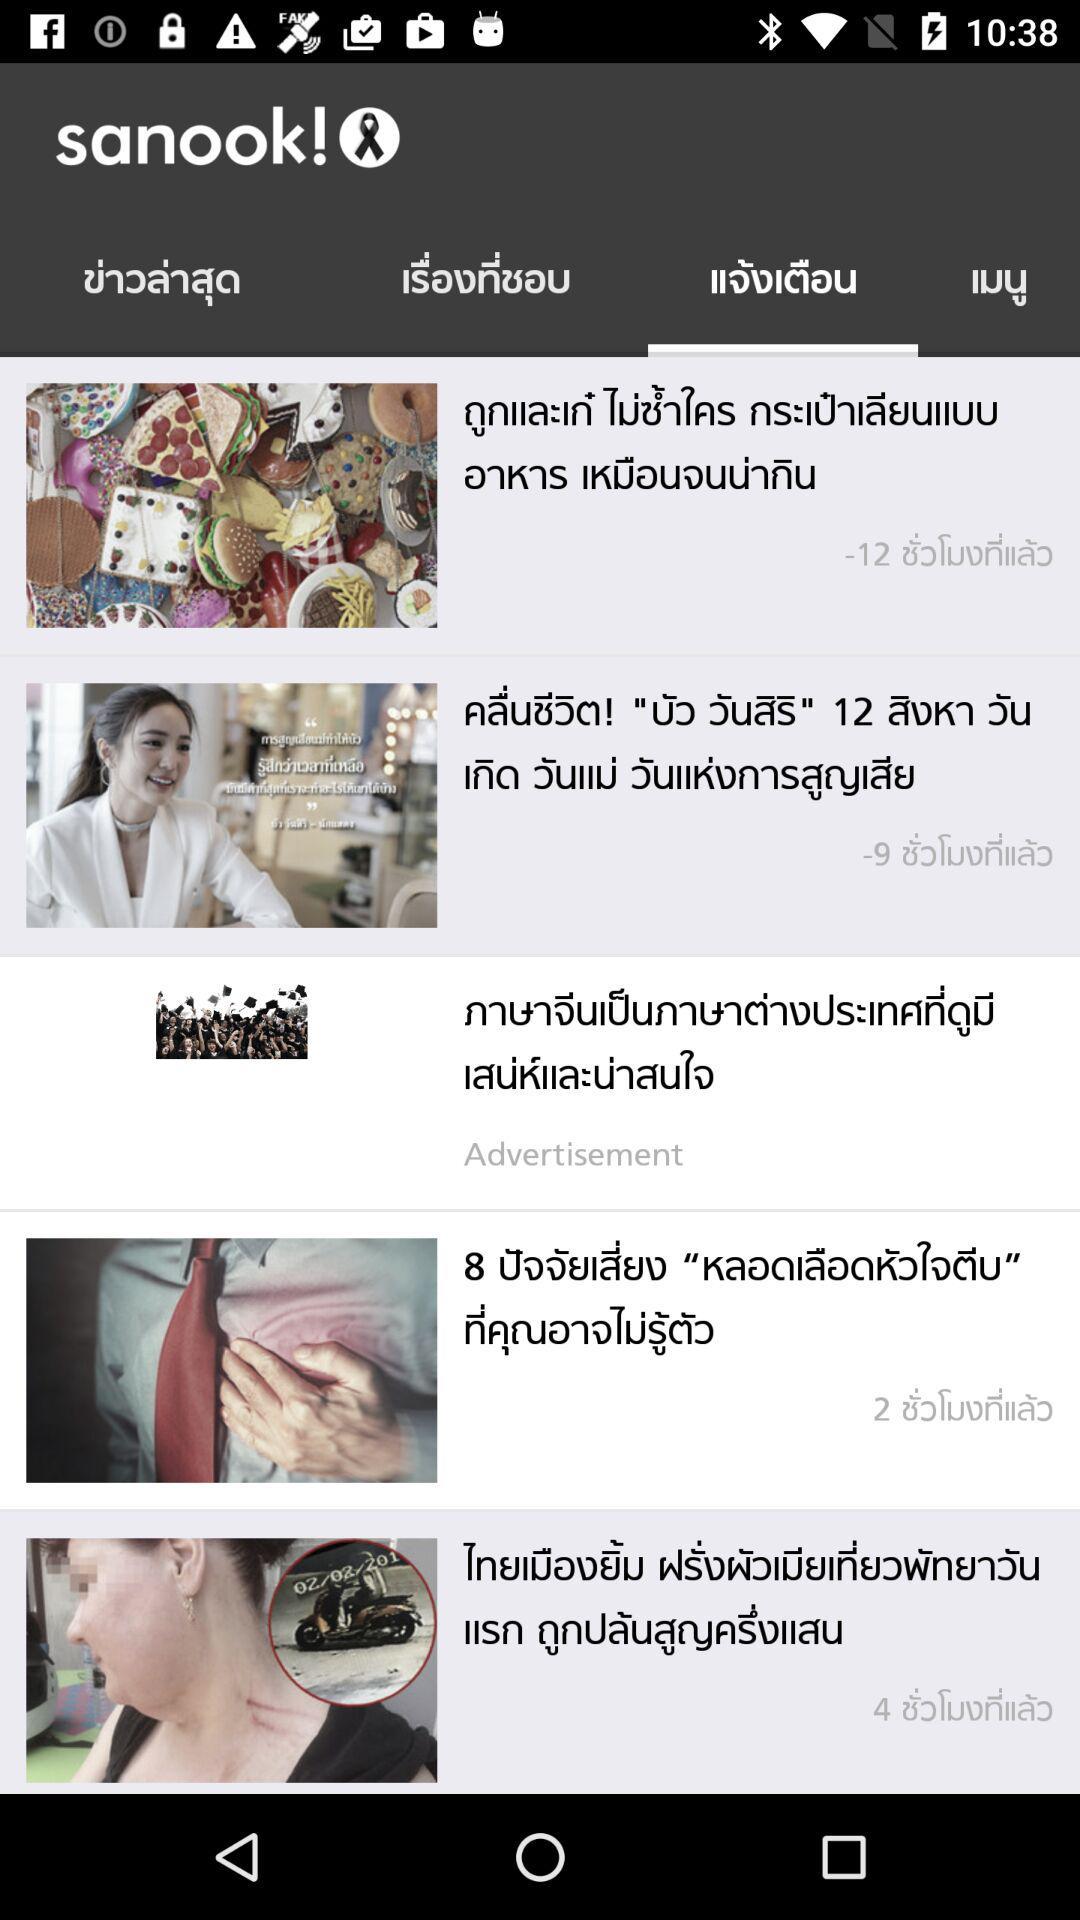 Image resolution: width=1080 pixels, height=1920 pixels. Describe the element at coordinates (560, 135) in the screenshot. I see `sanook button` at that location.